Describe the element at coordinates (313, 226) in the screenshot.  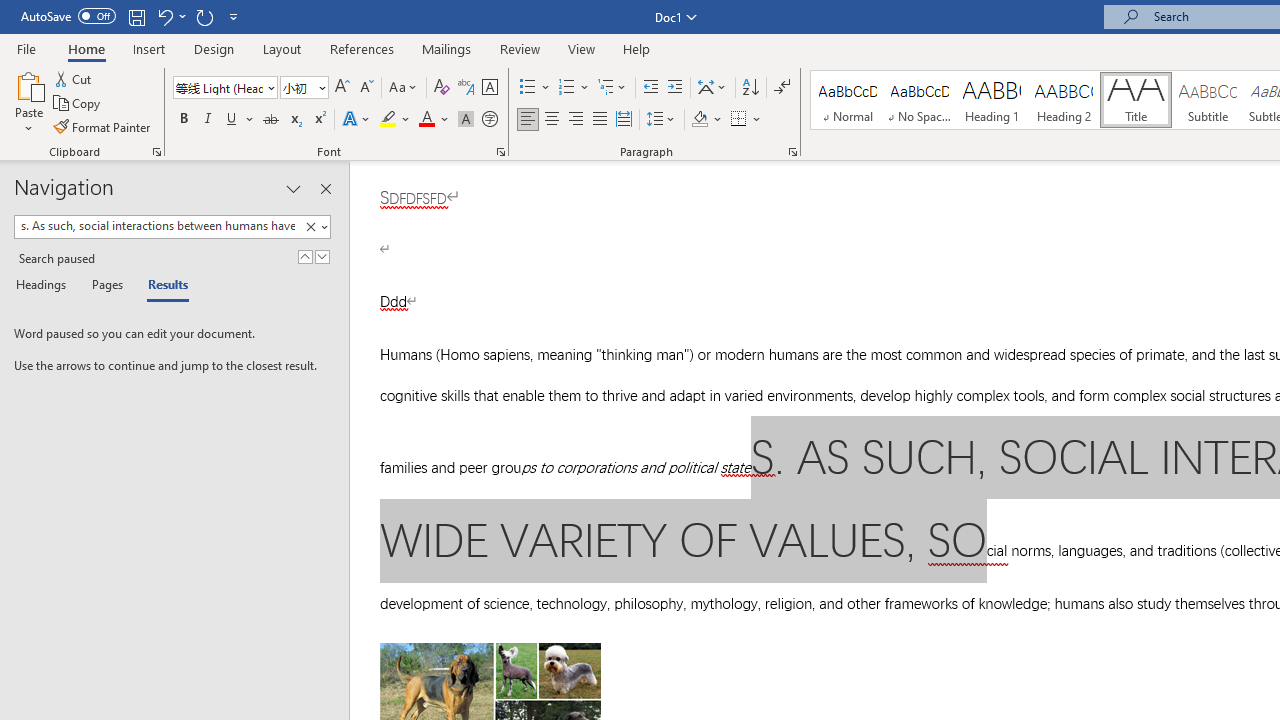
I see `'Clear'` at that location.